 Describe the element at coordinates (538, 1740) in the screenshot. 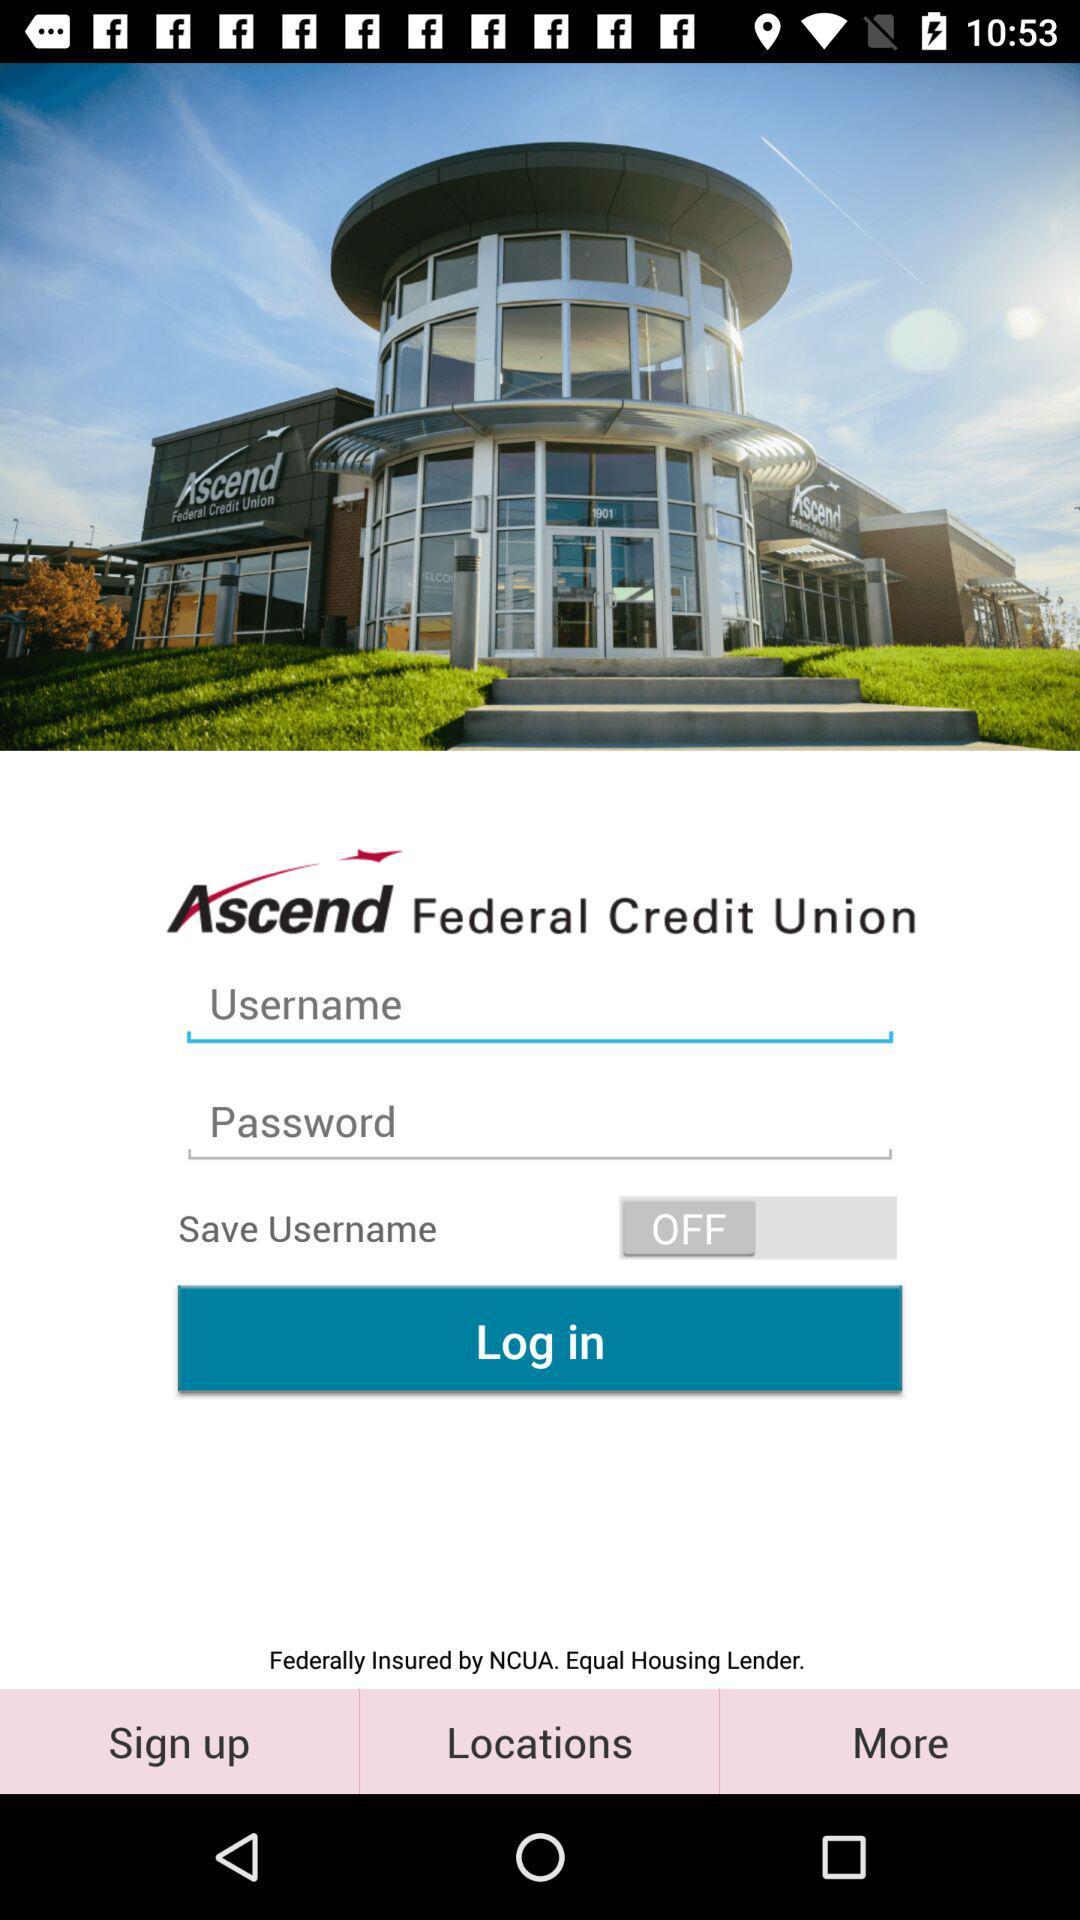

I see `locations item` at that location.